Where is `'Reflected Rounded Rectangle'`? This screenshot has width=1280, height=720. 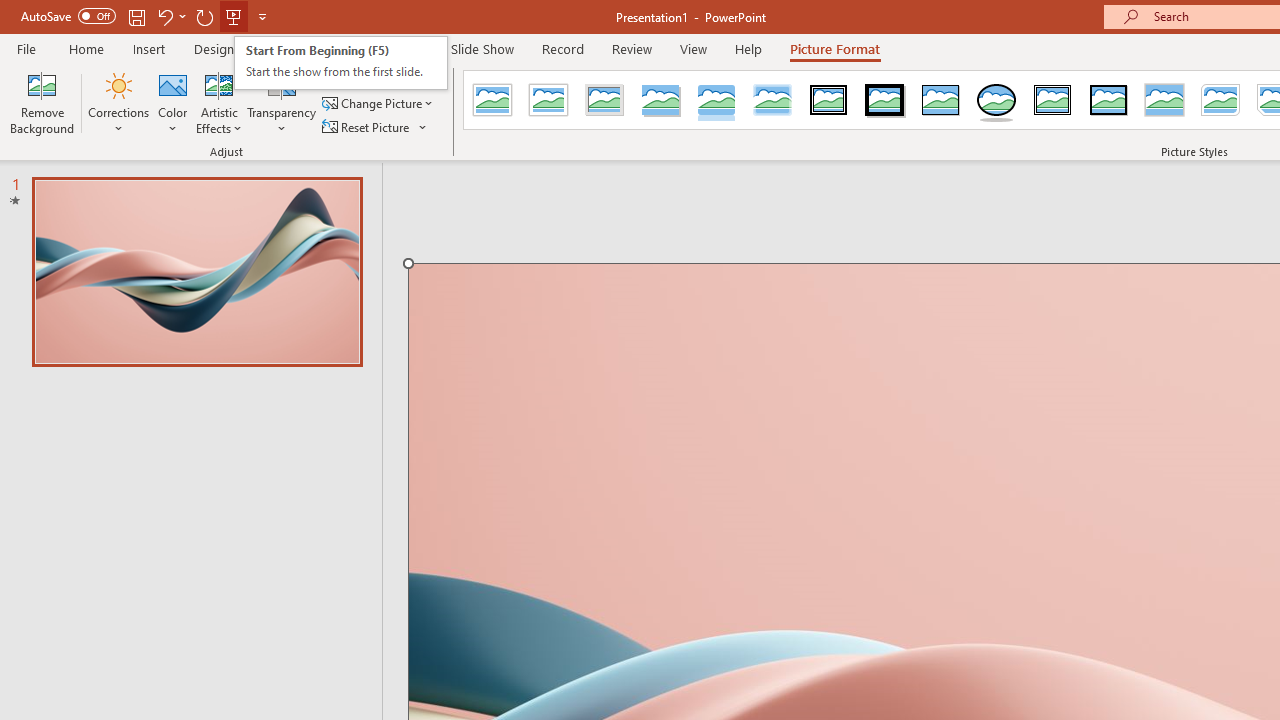
'Reflected Rounded Rectangle' is located at coordinates (716, 100).